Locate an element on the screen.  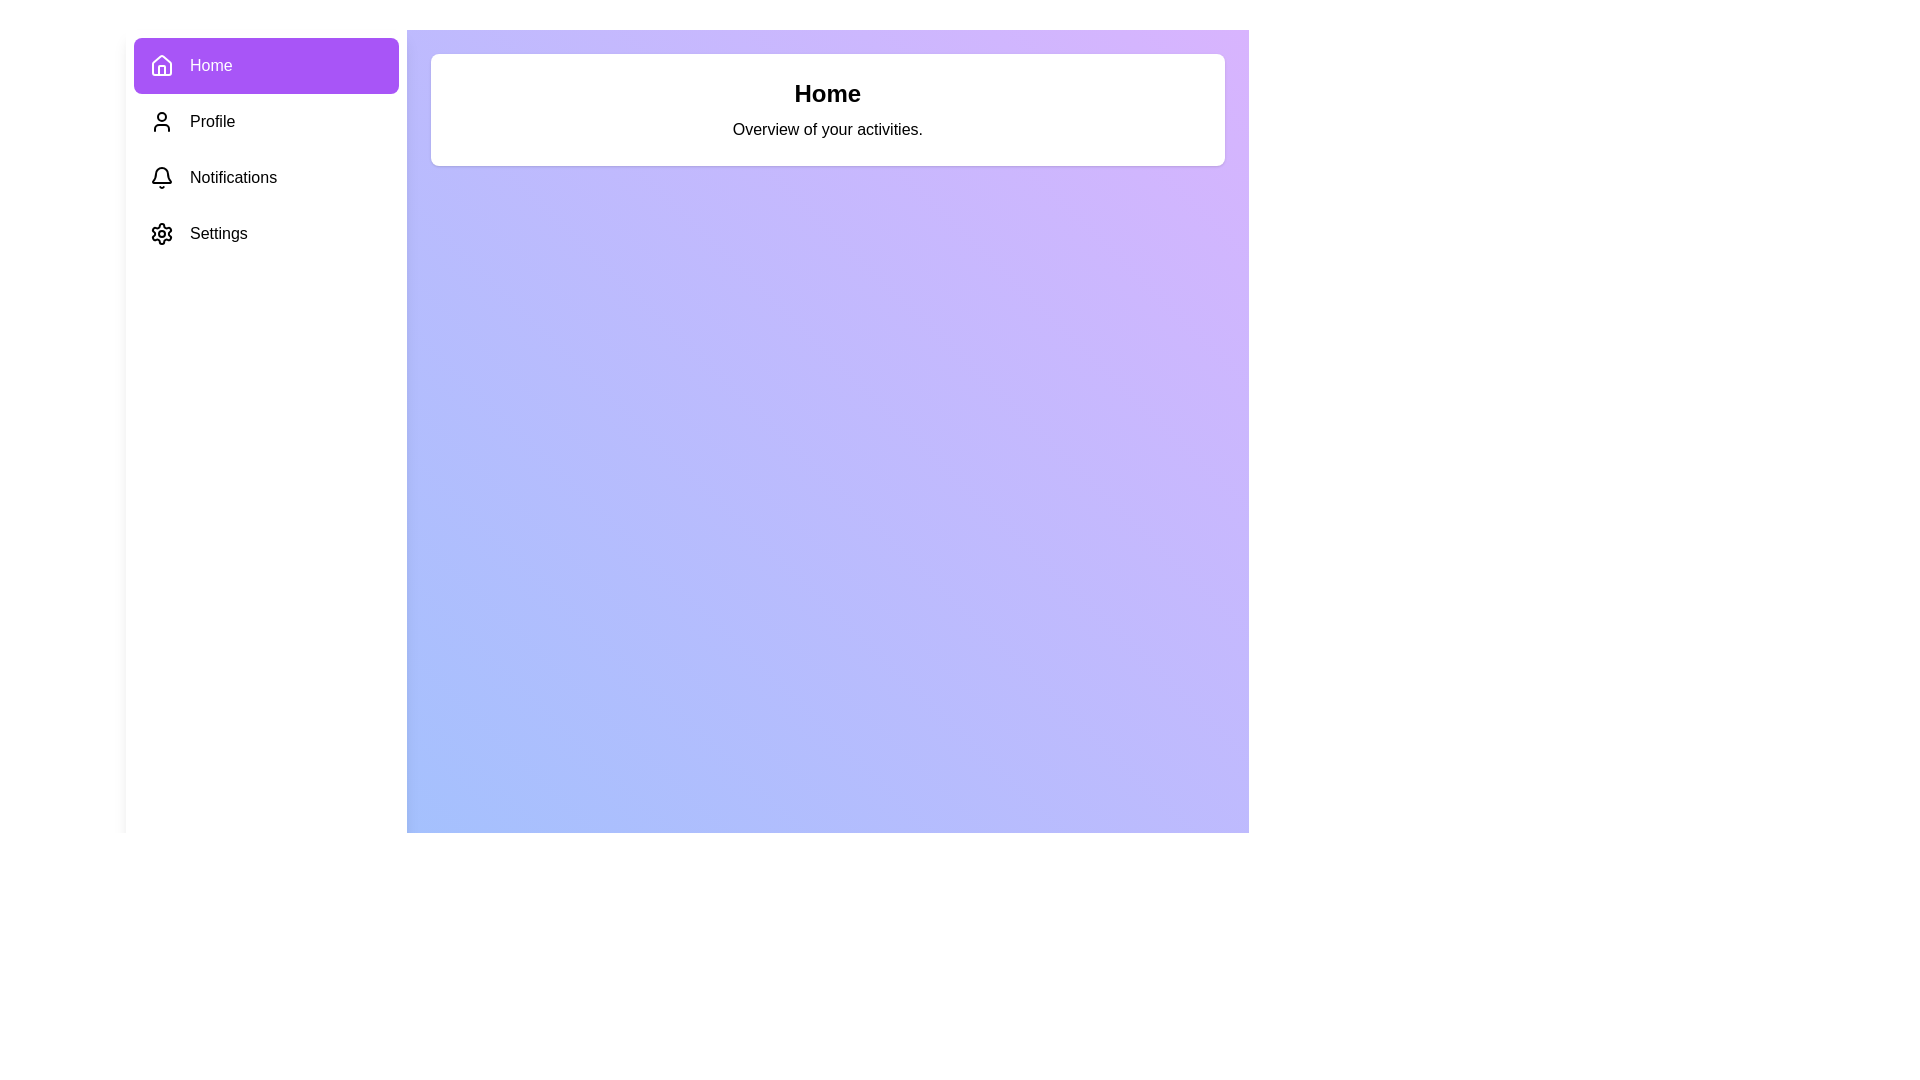
the tab labeled Home to view its content is located at coordinates (265, 64).